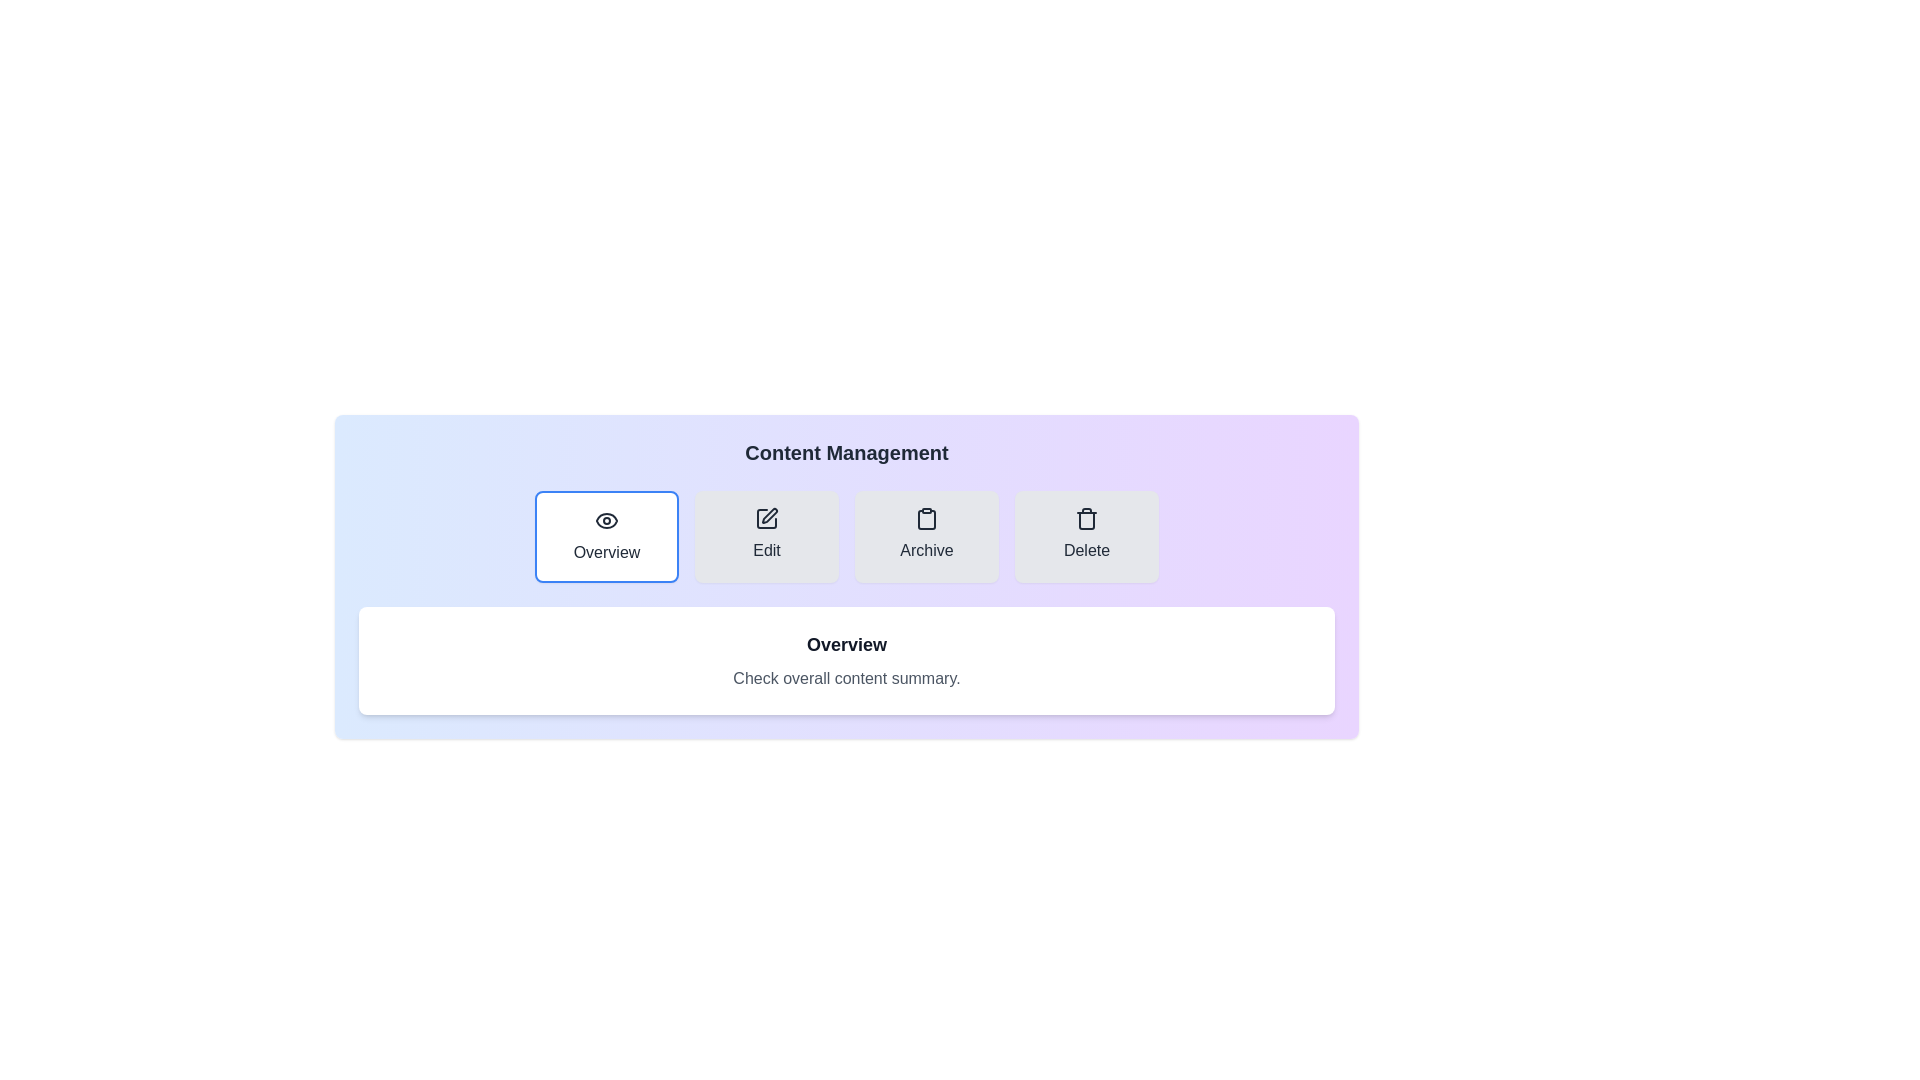 The image size is (1920, 1080). What do you see at coordinates (605, 535) in the screenshot?
I see `the tab labeled Overview to preview its interaction effect` at bounding box center [605, 535].